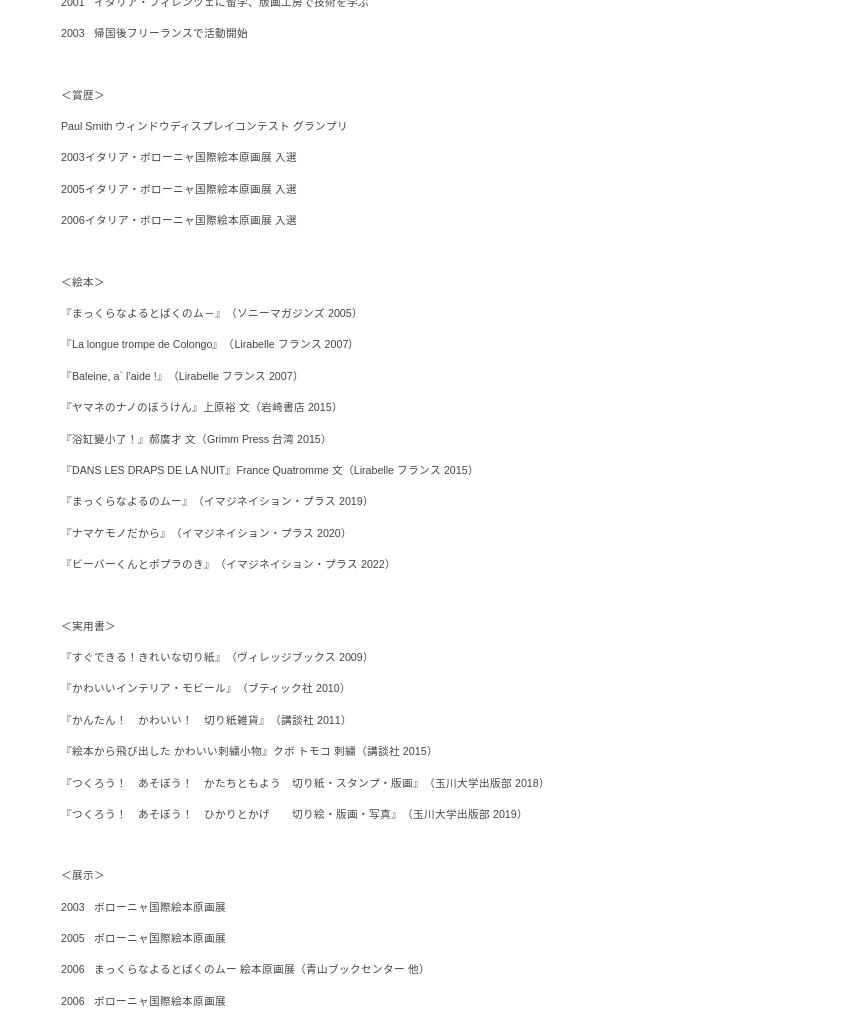 The height and width of the screenshot is (1013, 850). Describe the element at coordinates (304, 782) in the screenshot. I see `'『つくろう！　あそぼう！　かたちともよう　切り紙・スタンプ・版画』（玉川大学出版部 2018）'` at that location.